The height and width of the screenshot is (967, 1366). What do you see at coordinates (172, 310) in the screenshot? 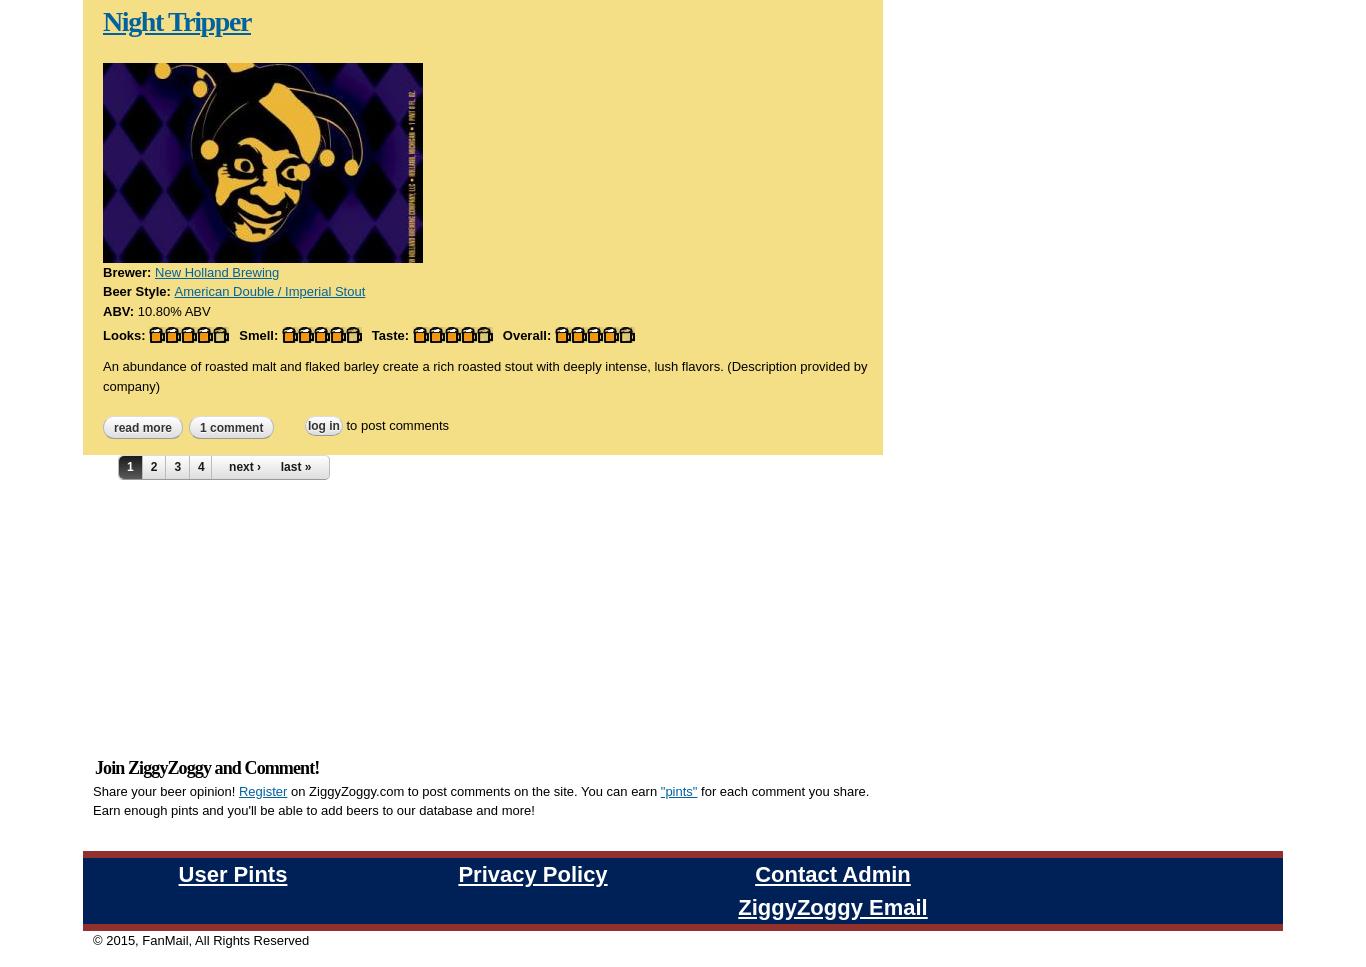
I see `'10.80% ABV'` at bounding box center [172, 310].